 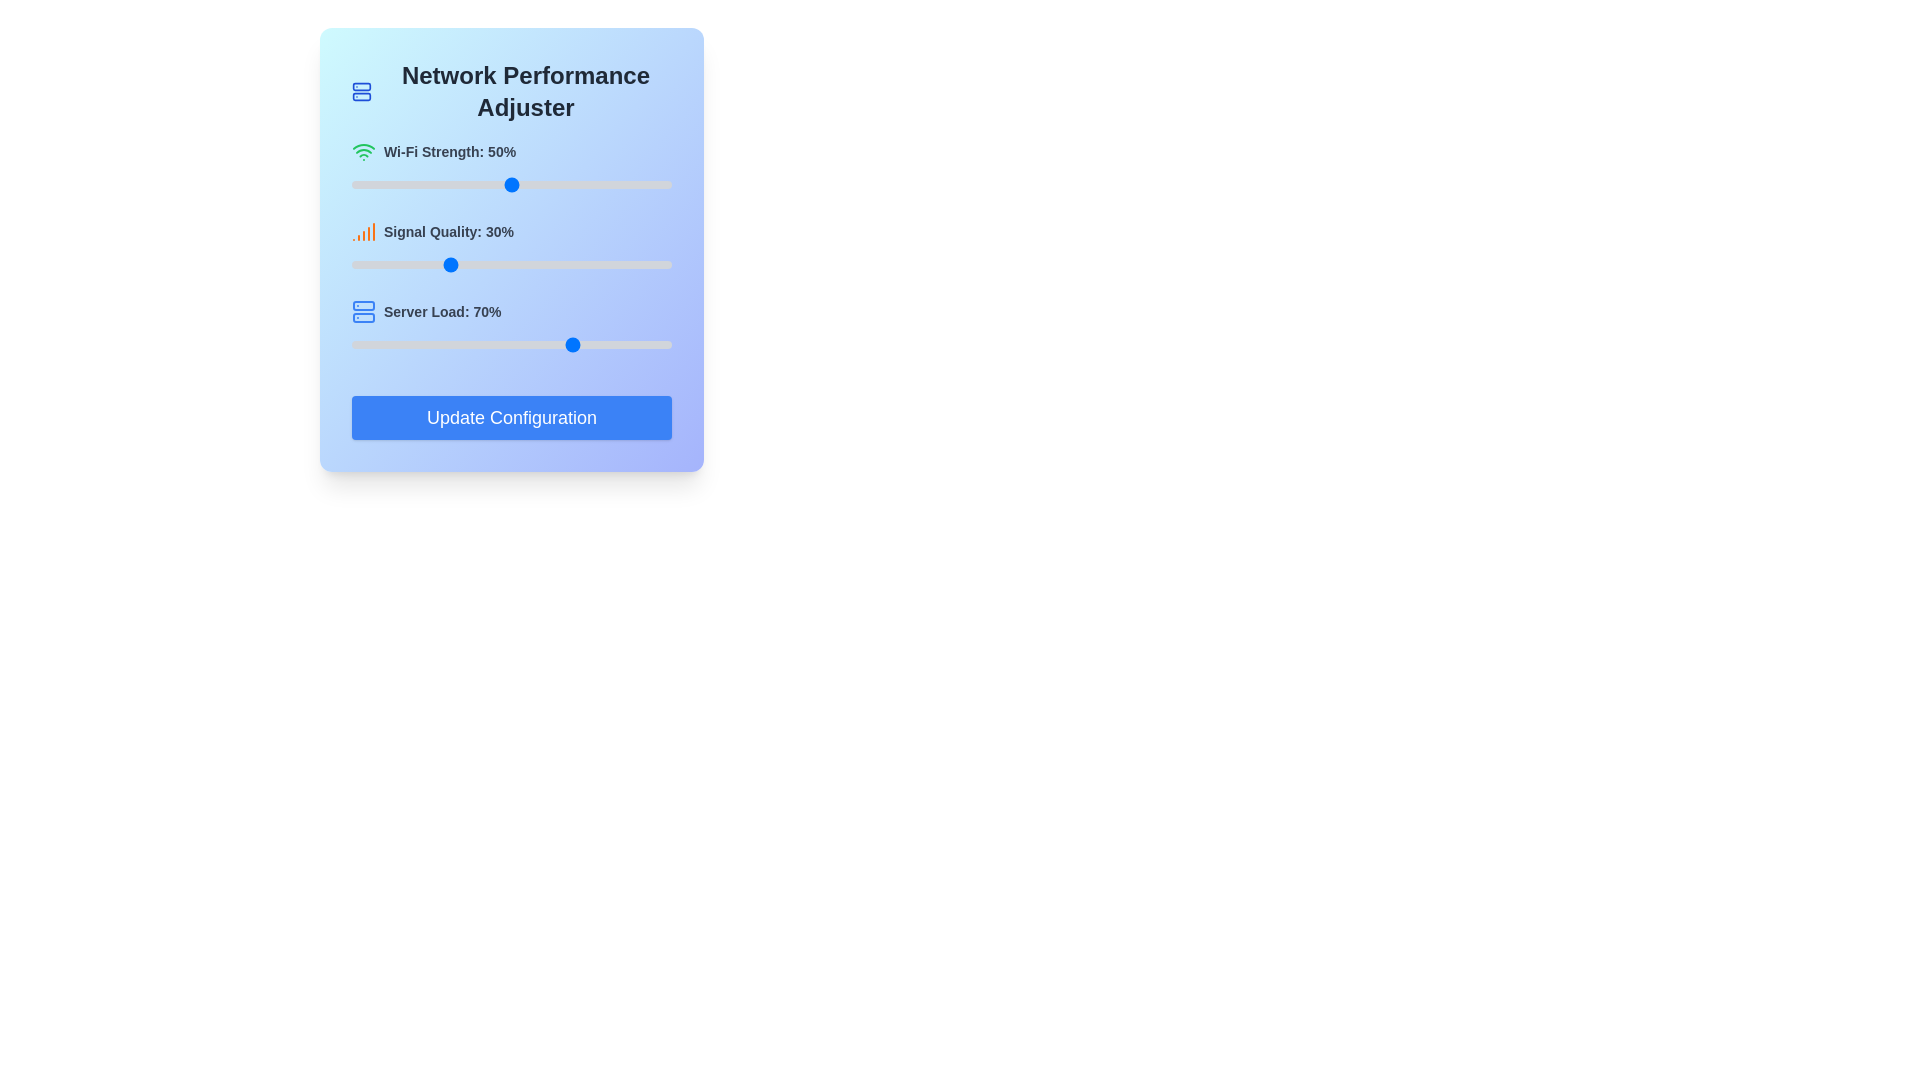 I want to click on signal quality, so click(x=594, y=264).